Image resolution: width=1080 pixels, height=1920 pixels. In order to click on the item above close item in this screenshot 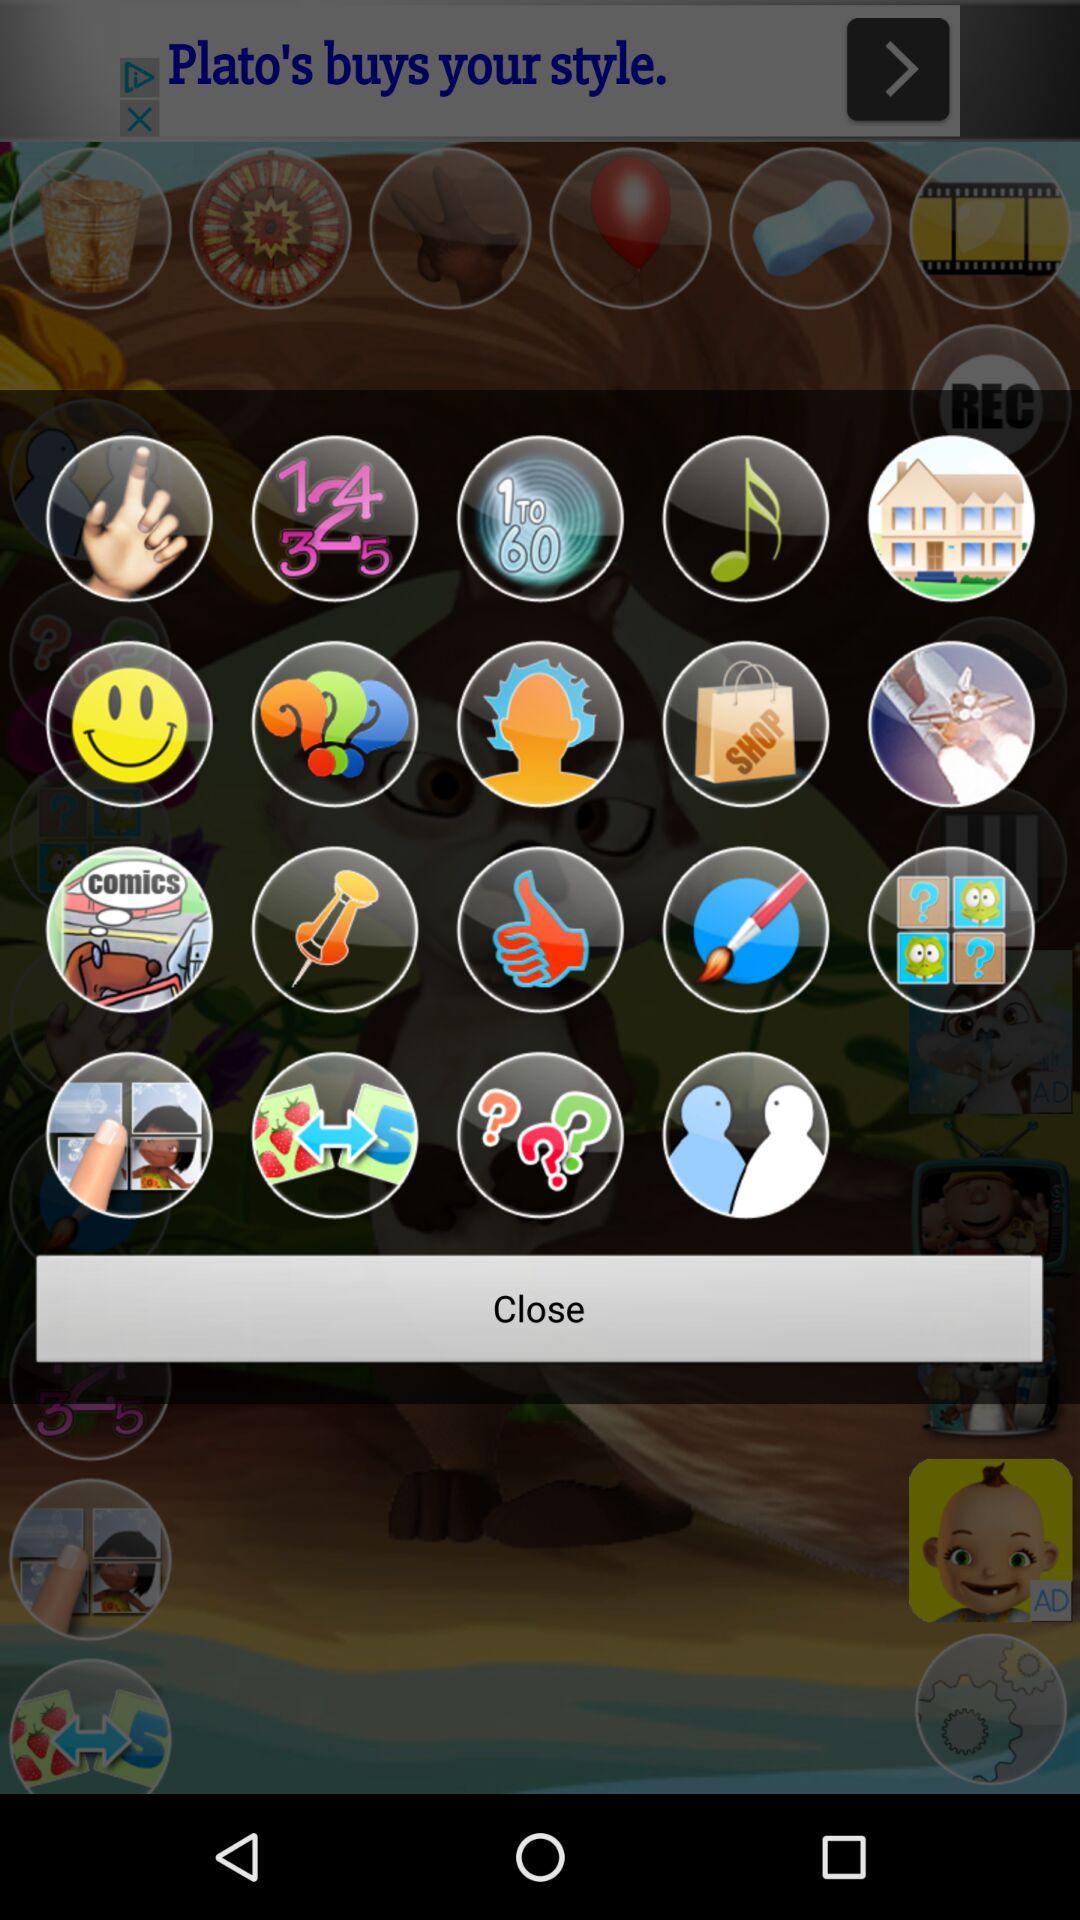, I will do `click(128, 1135)`.